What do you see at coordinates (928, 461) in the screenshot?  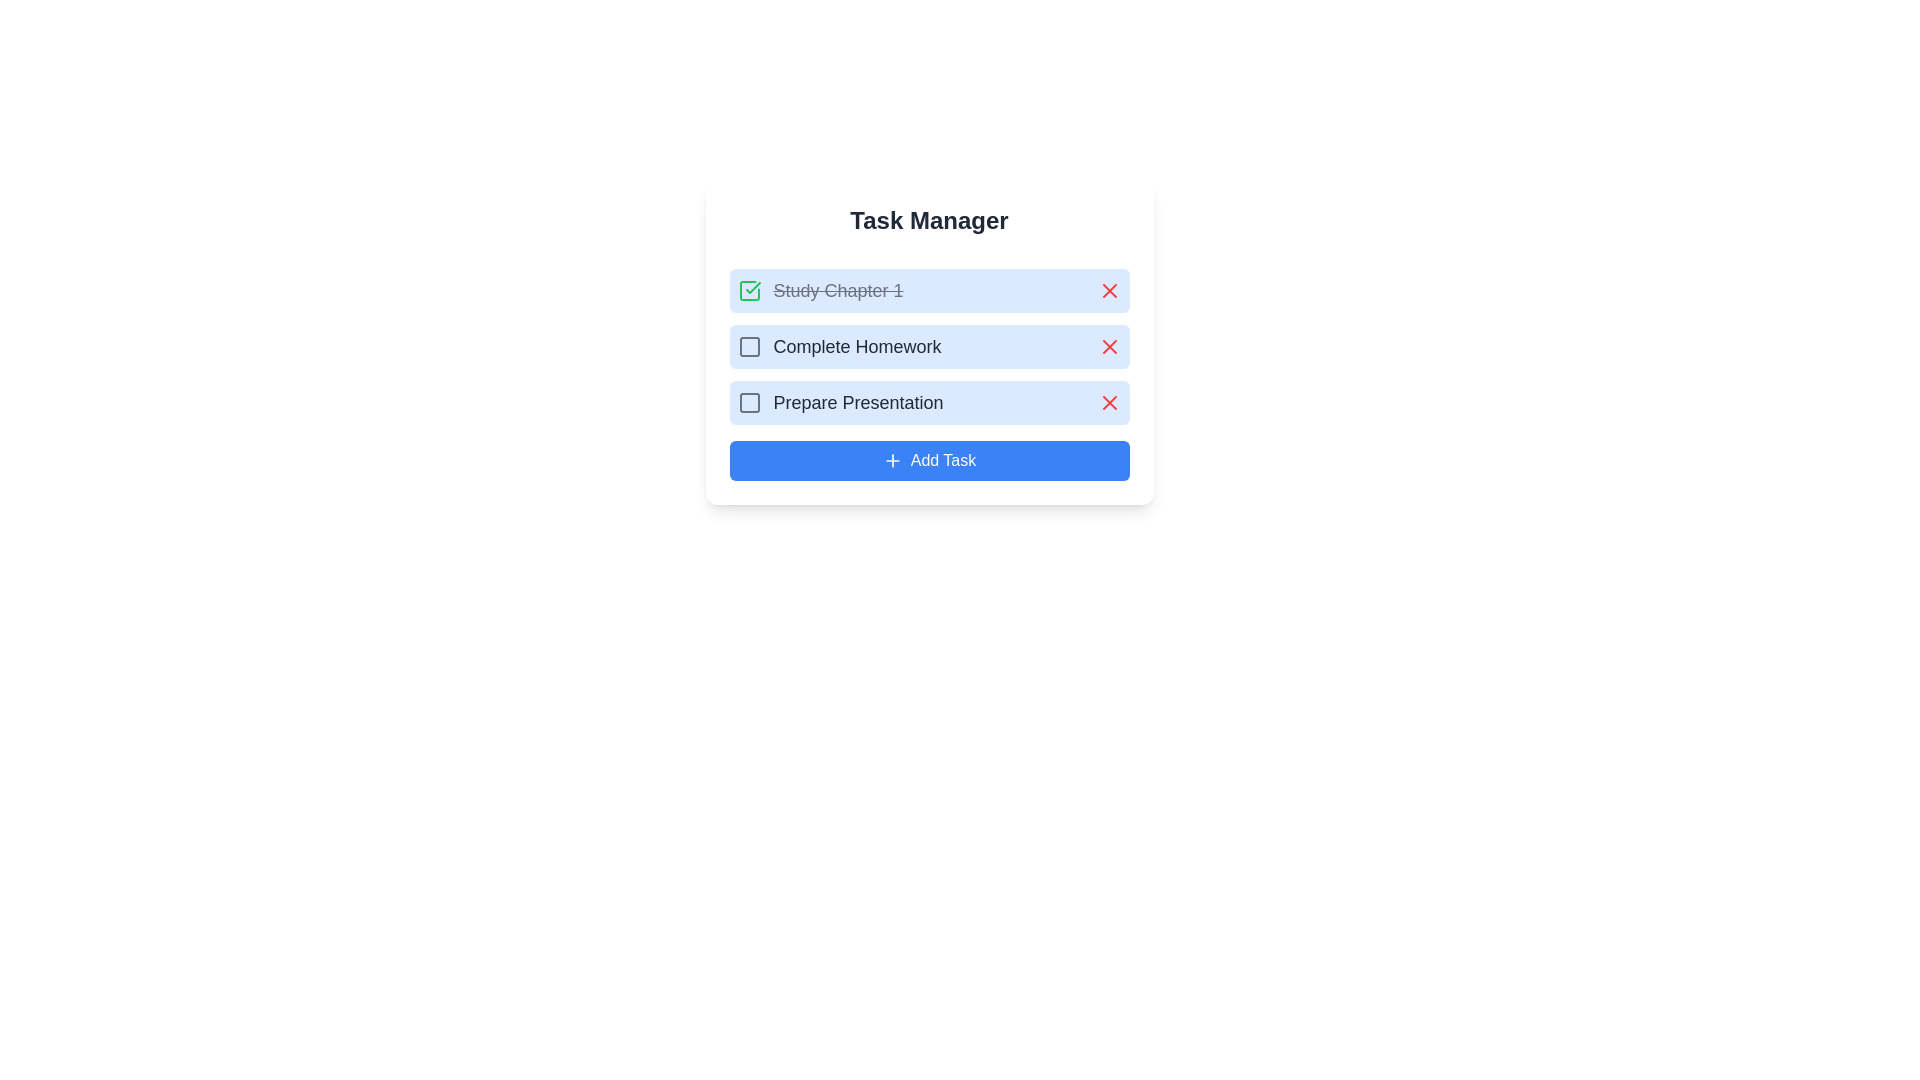 I see `the 'Add Task' button located at the bottom of the task manager panel to change its background color` at bounding box center [928, 461].